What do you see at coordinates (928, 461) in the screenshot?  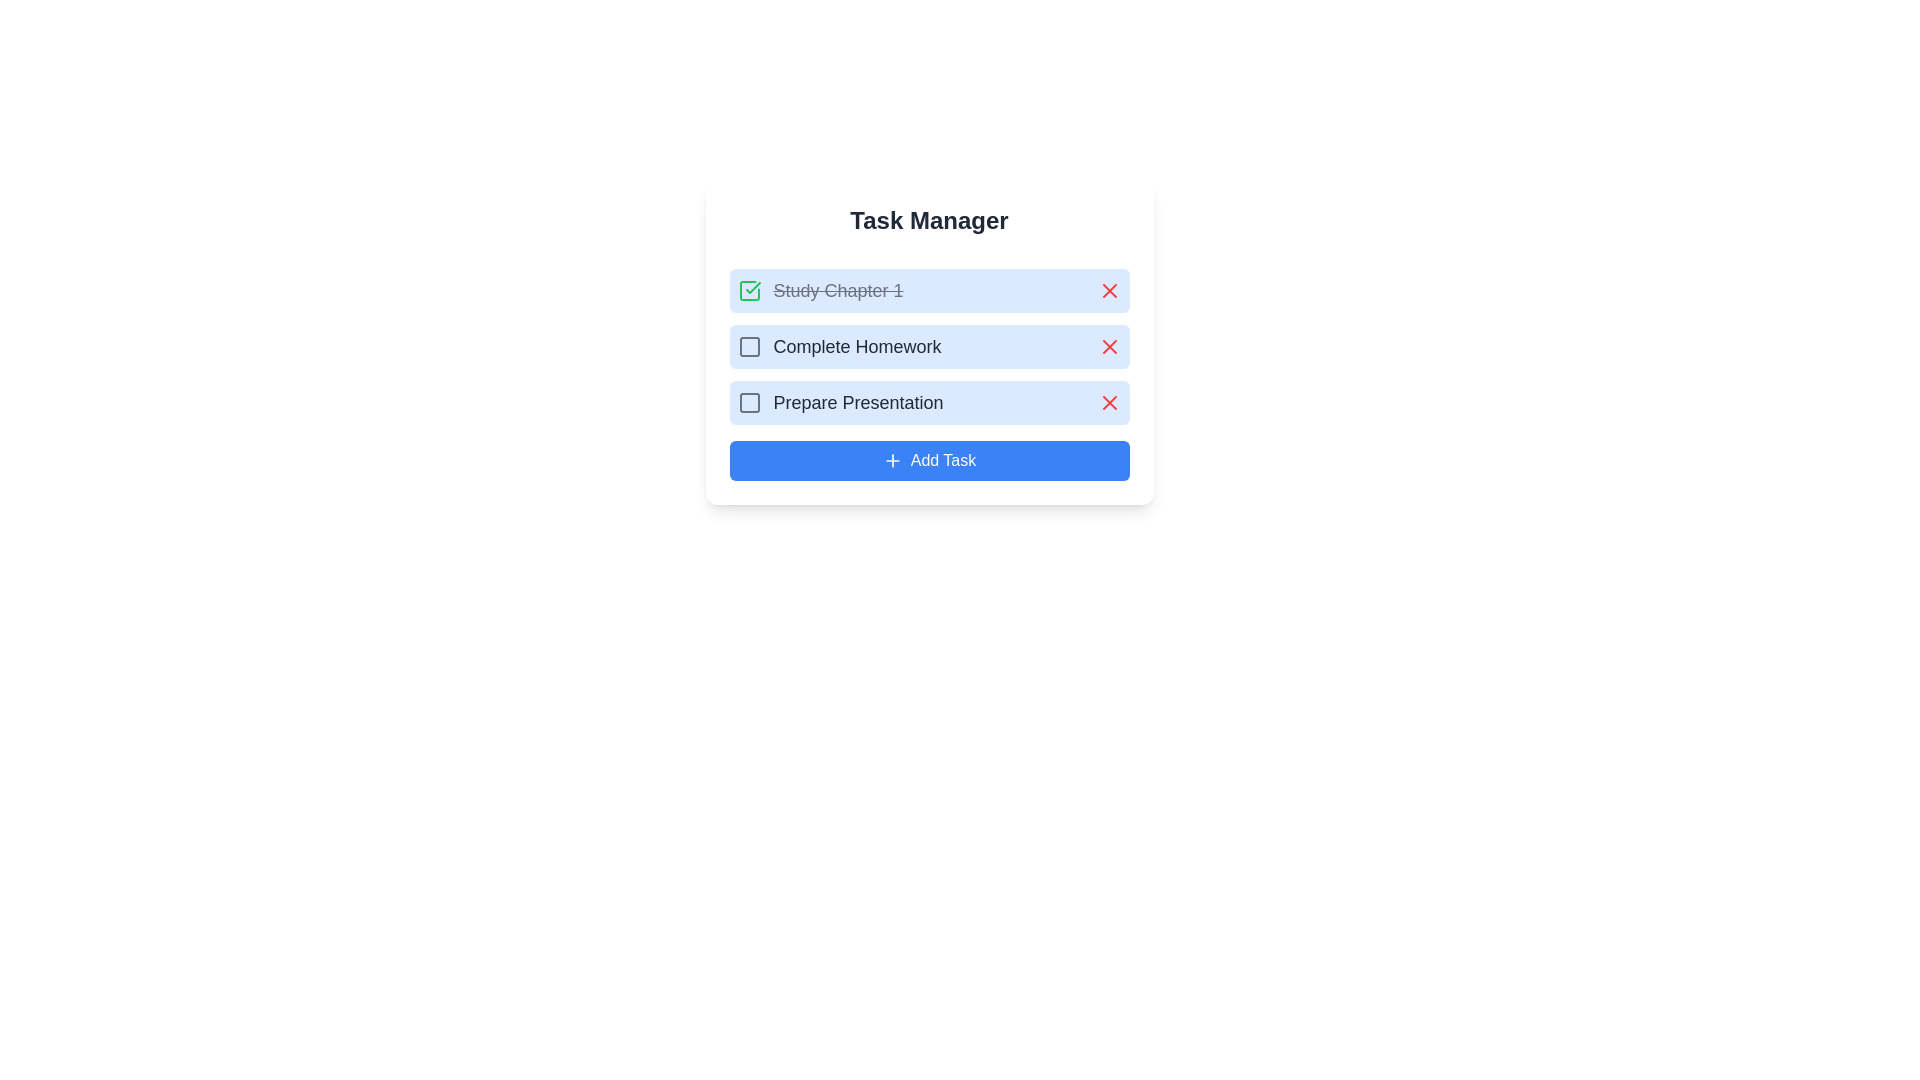 I see `the 'Add Task' button located at the bottom of the task manager panel to change its background color` at bounding box center [928, 461].